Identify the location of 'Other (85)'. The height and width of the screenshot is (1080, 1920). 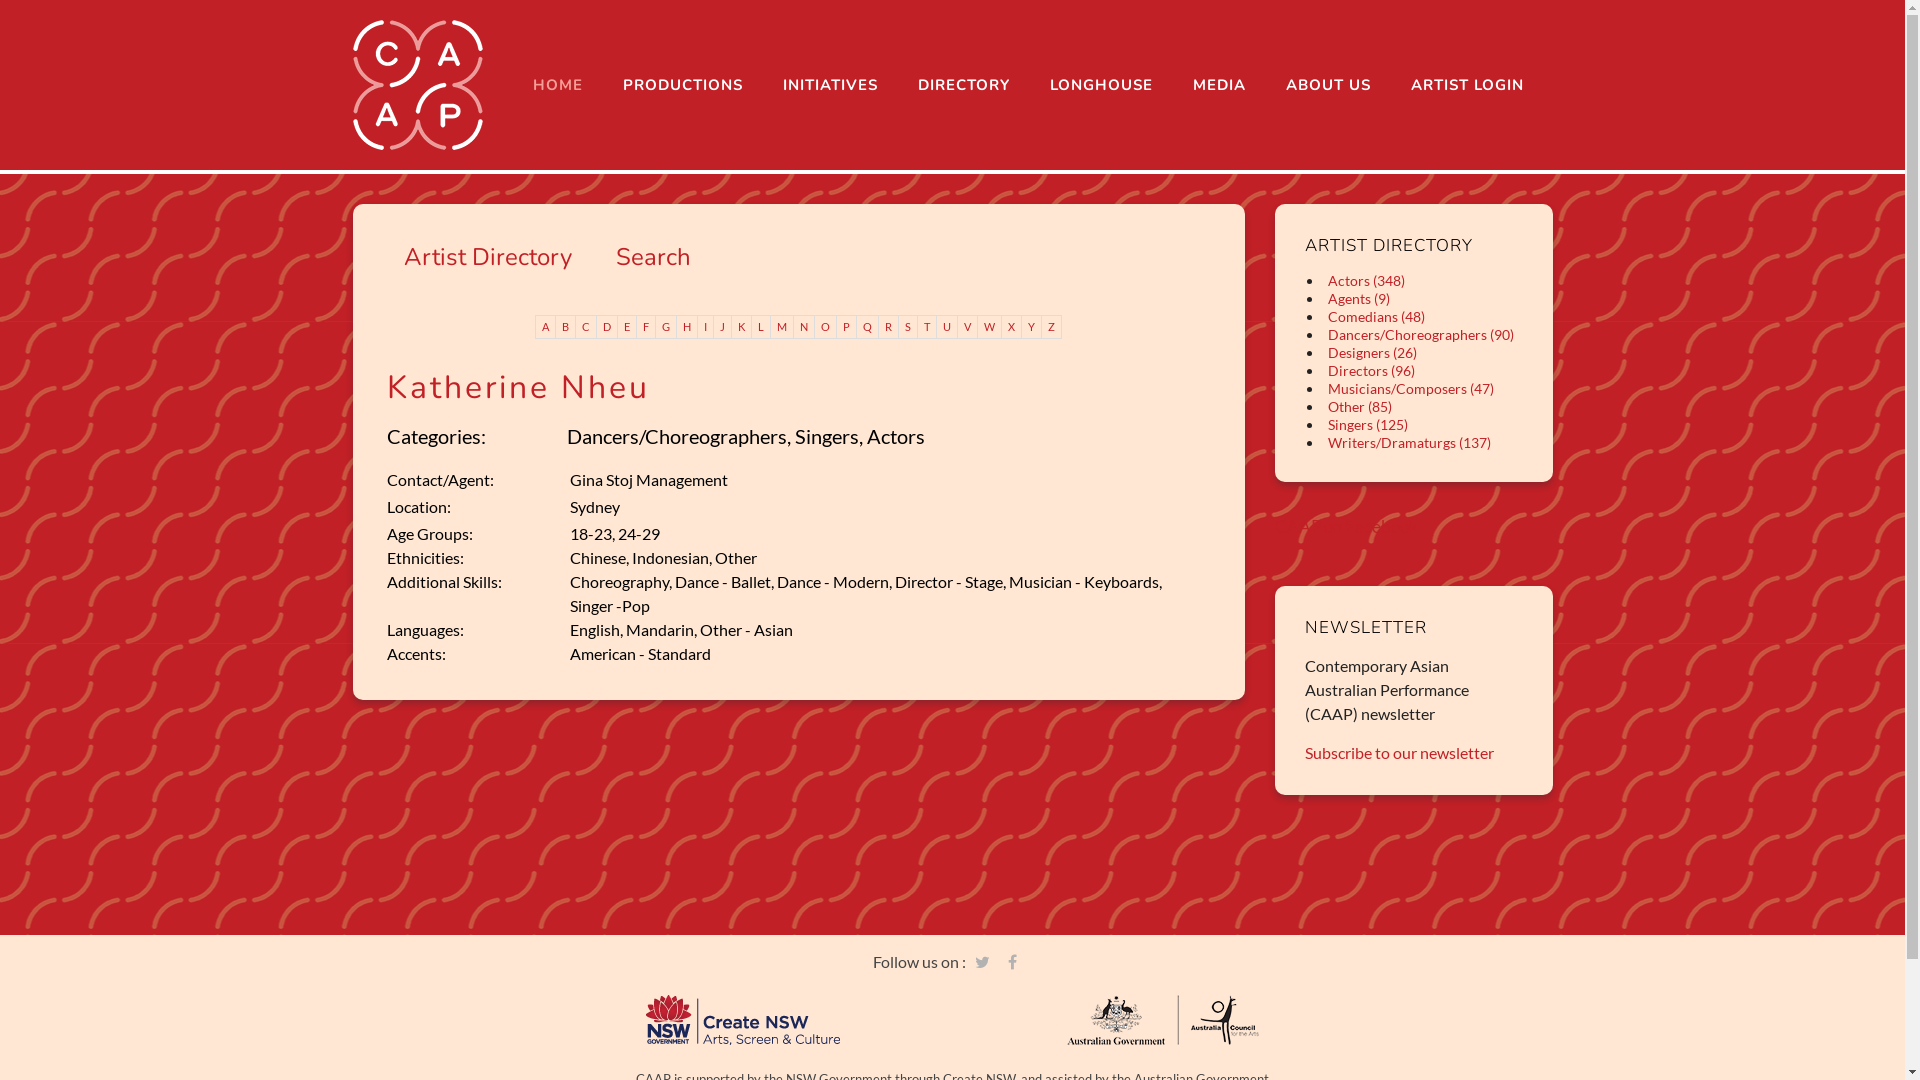
(1359, 405).